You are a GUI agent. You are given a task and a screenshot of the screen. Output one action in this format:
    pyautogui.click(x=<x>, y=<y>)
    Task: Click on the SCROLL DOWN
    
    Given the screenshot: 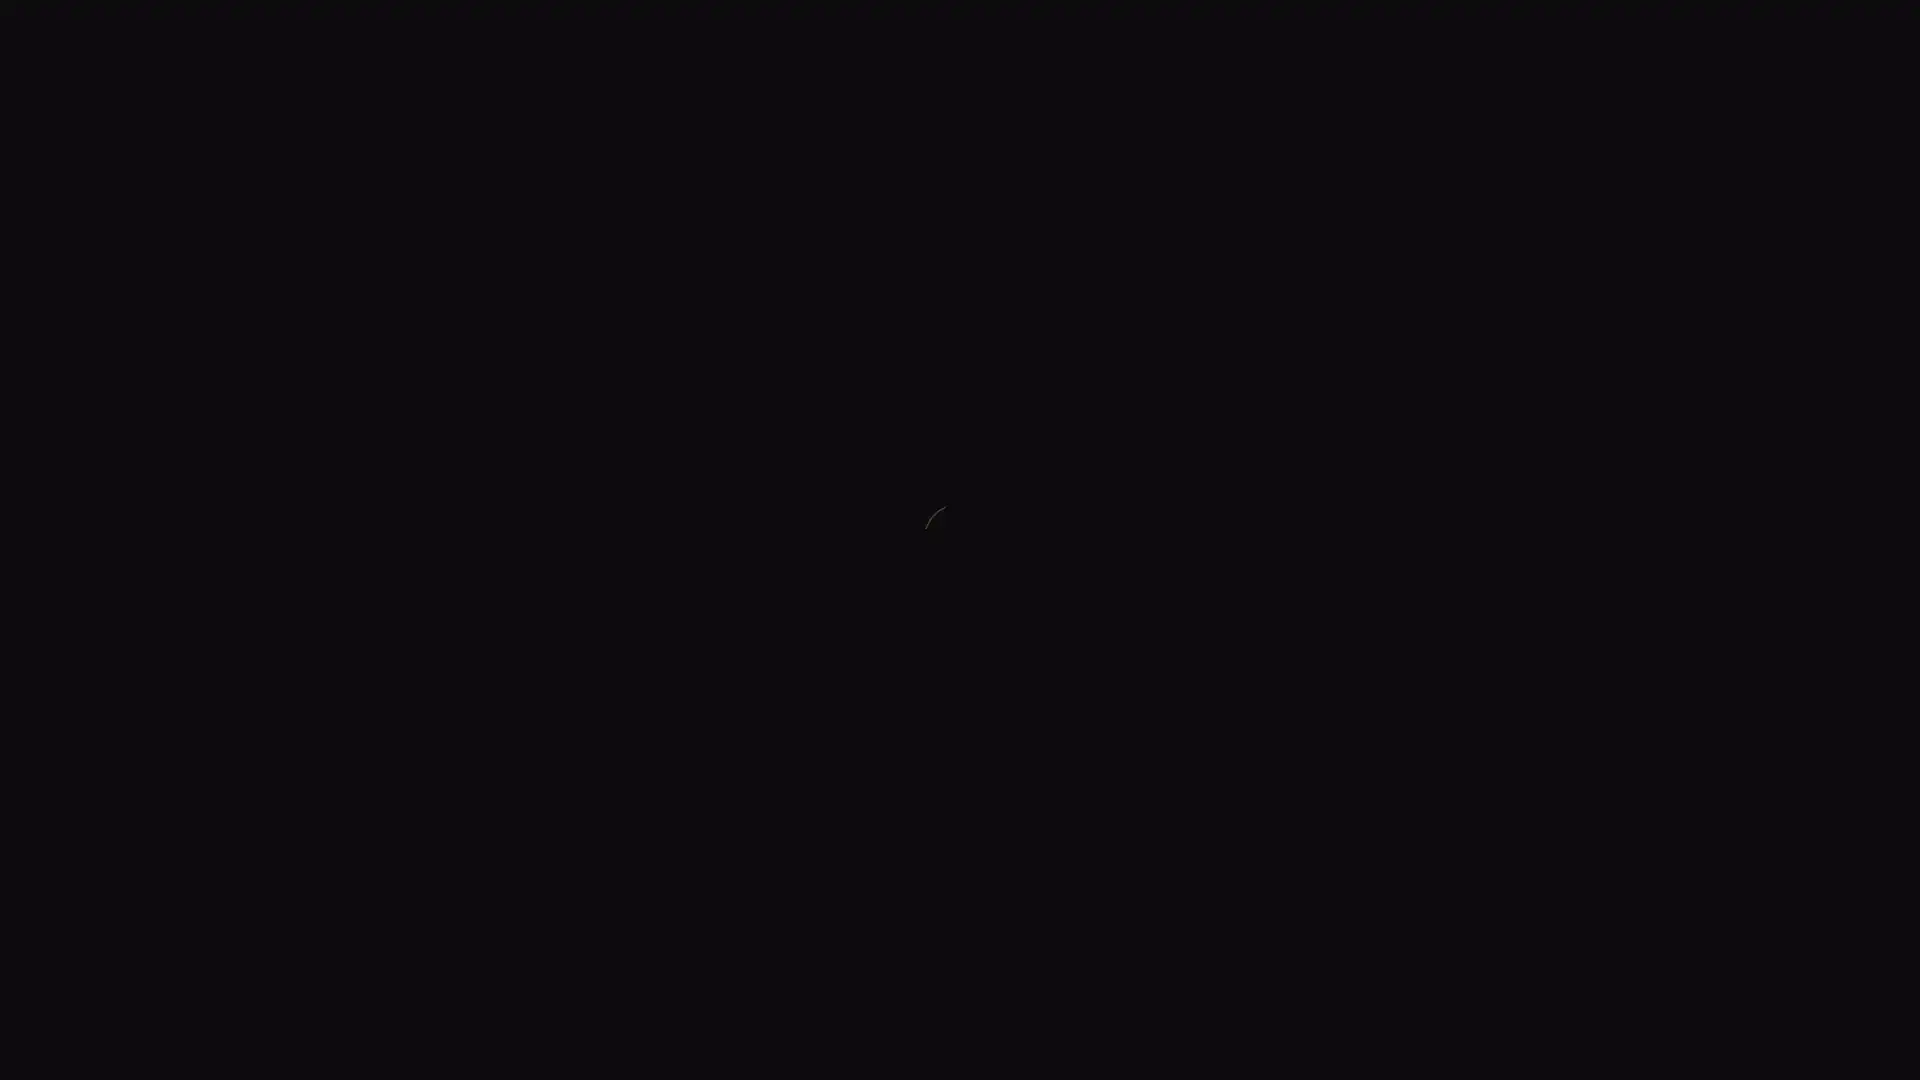 What is the action you would take?
    pyautogui.click(x=960, y=1002)
    